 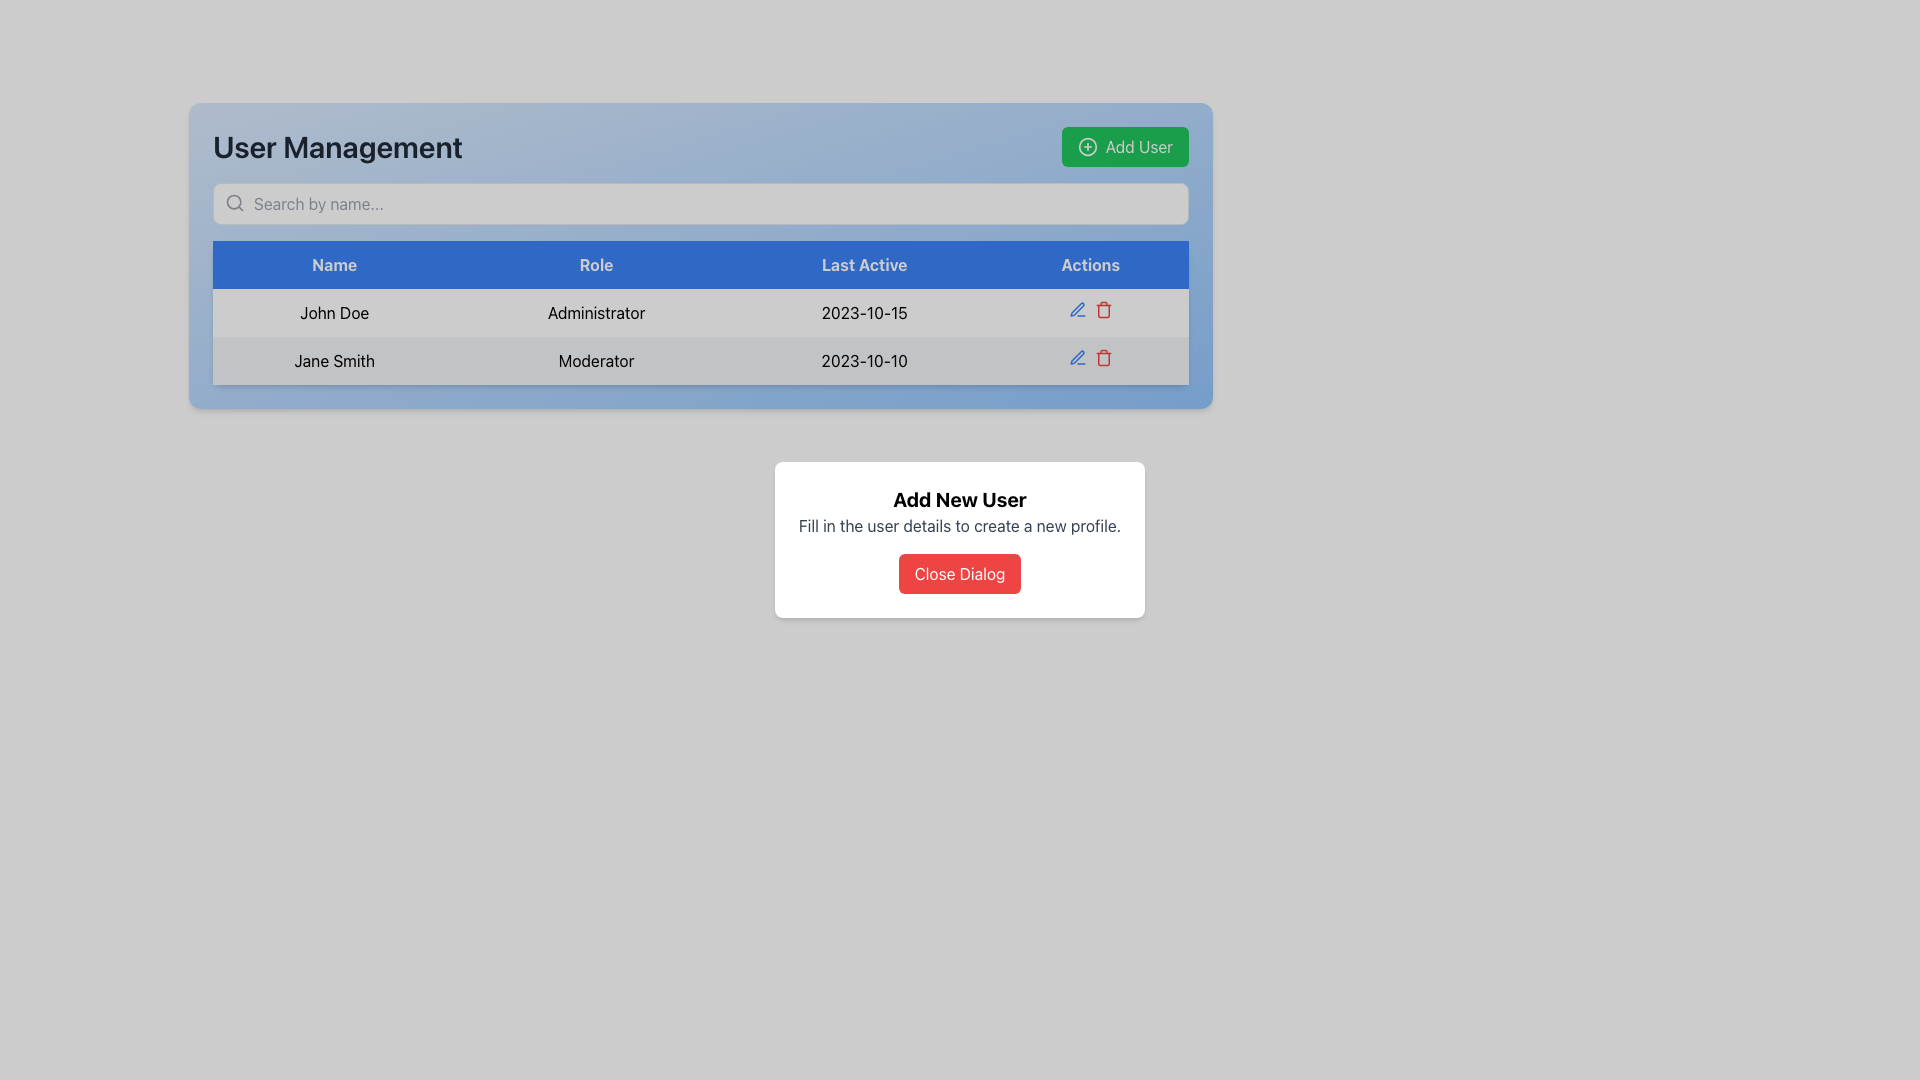 I want to click on the red button labeled 'Close Dialog' located beneath the text 'Fill in the user details to create a new profile' in the dialog titled 'Add New User', so click(x=960, y=574).